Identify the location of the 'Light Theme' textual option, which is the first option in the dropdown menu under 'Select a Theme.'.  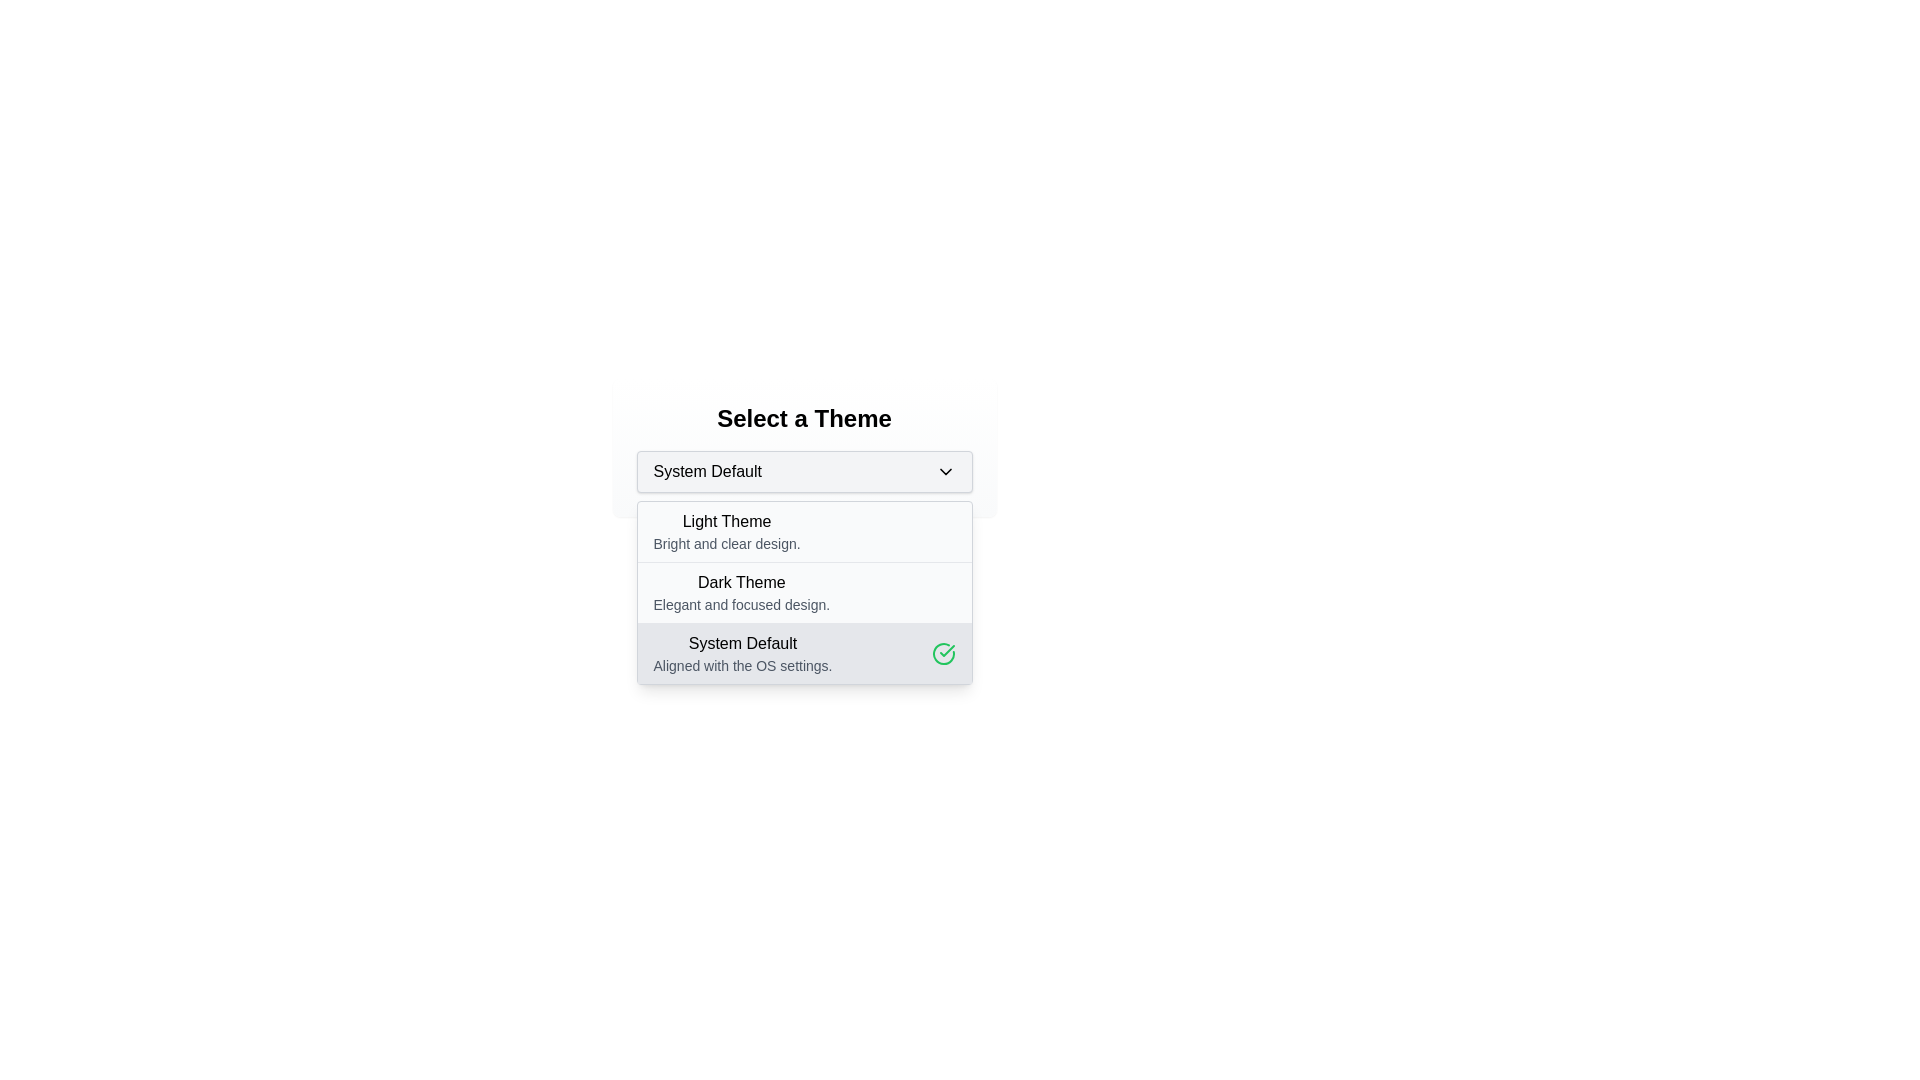
(726, 531).